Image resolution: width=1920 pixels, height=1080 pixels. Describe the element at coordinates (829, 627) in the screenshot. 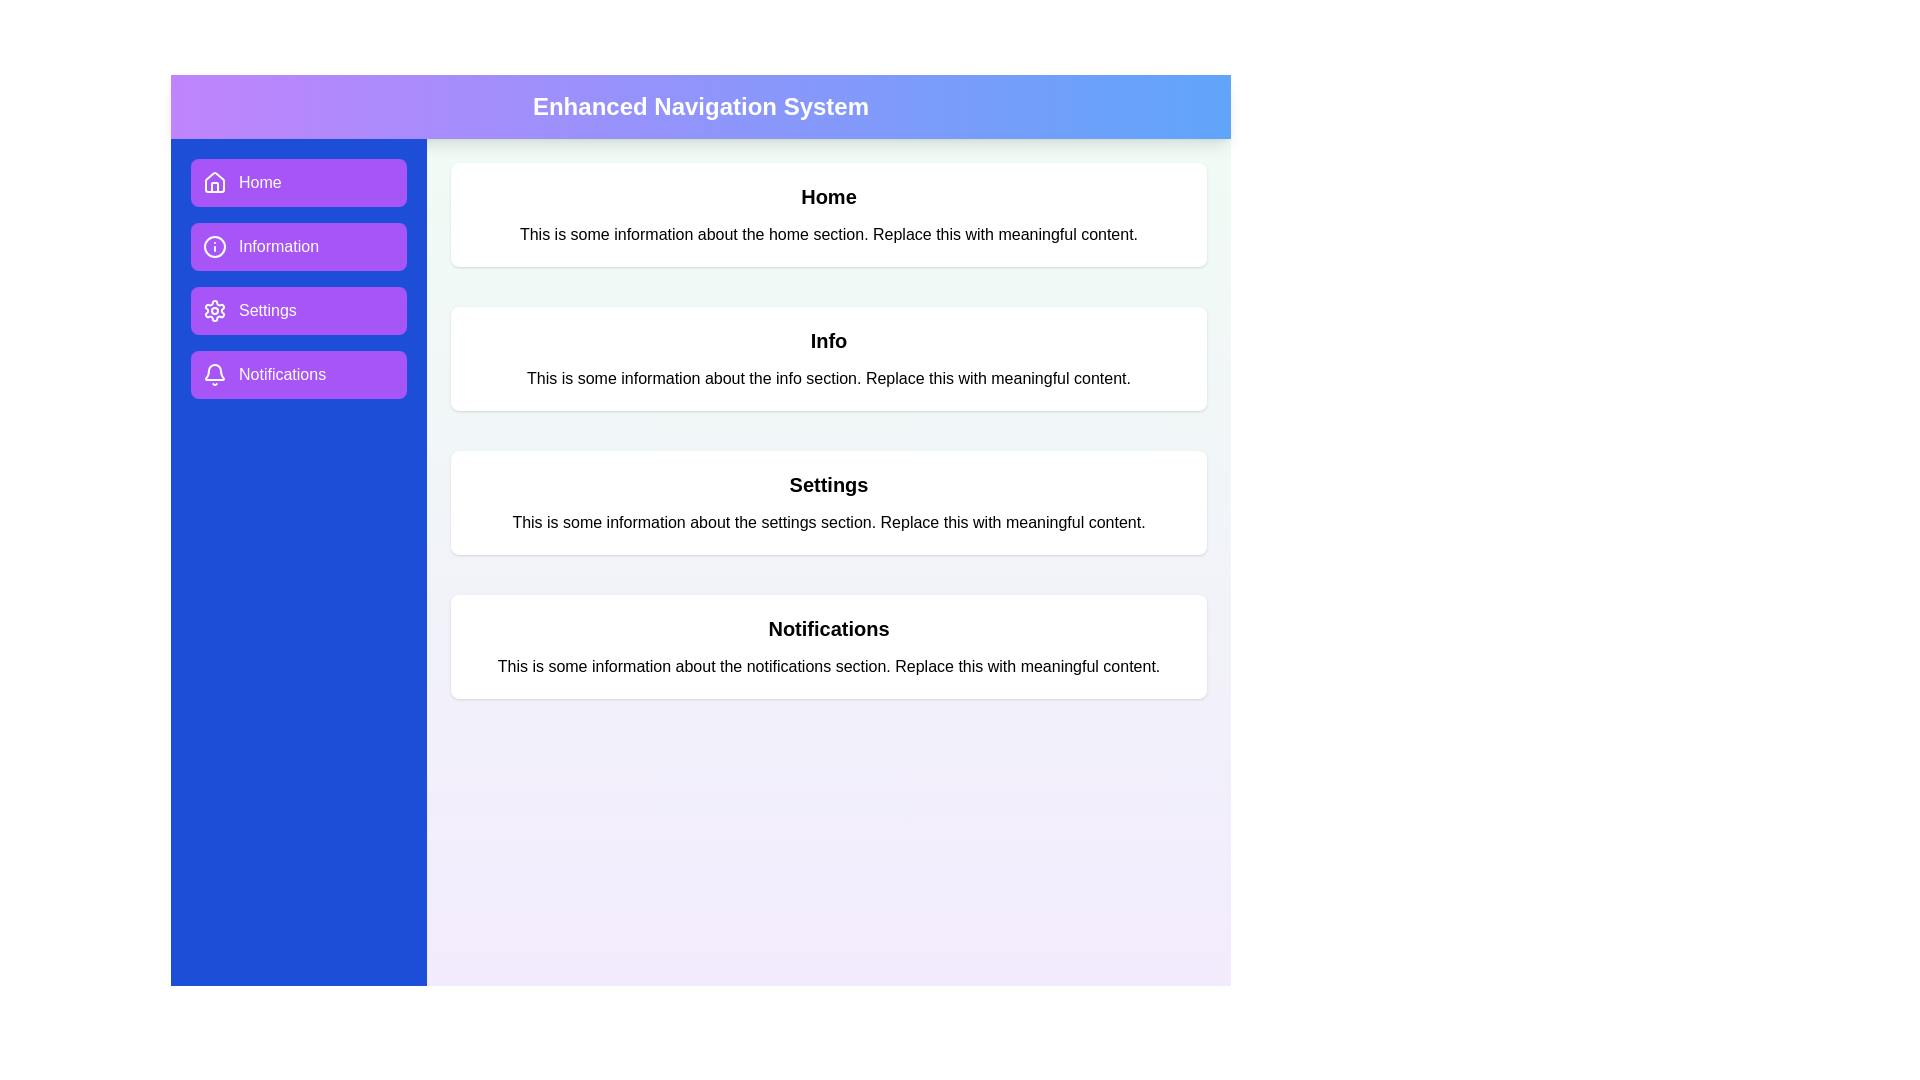

I see `the 'Notifications' header label, which is bold, capitalized, and larger than surrounding text, located centrally at the top of the Notifications section` at that location.